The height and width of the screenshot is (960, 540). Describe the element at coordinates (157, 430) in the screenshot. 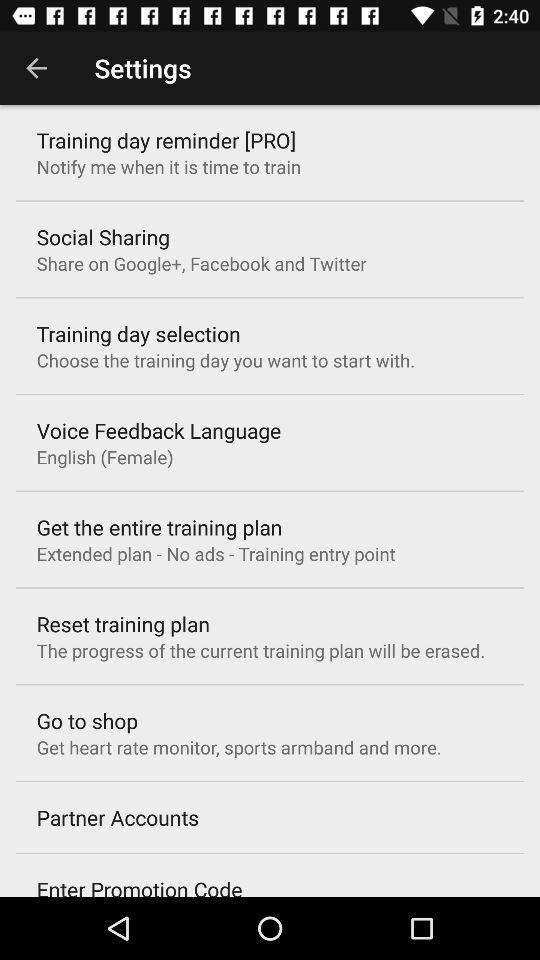

I see `the icon above english (female) item` at that location.